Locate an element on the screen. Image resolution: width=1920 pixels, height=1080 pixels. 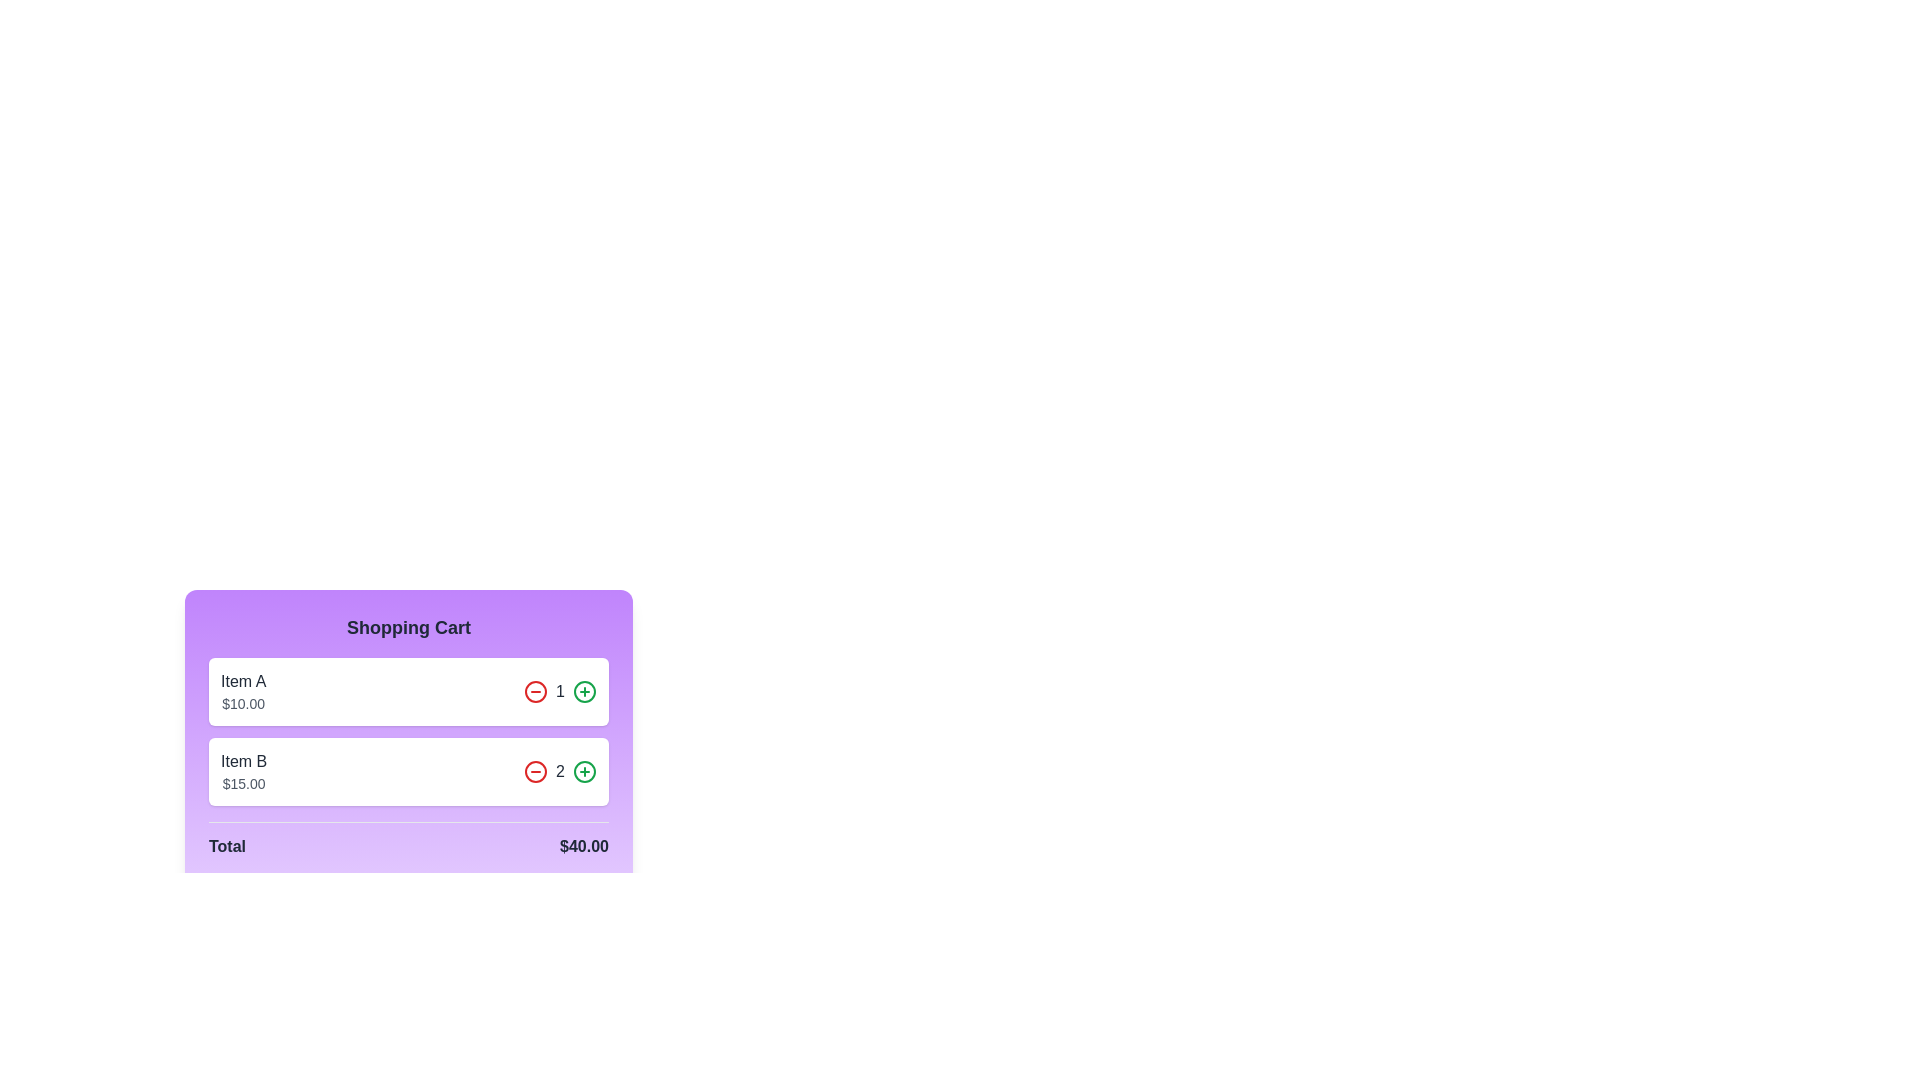
the text label displaying 'Item B' which is part of the shopping cart interface, located in the second item row and aligned with the price '$15.00' is located at coordinates (243, 762).